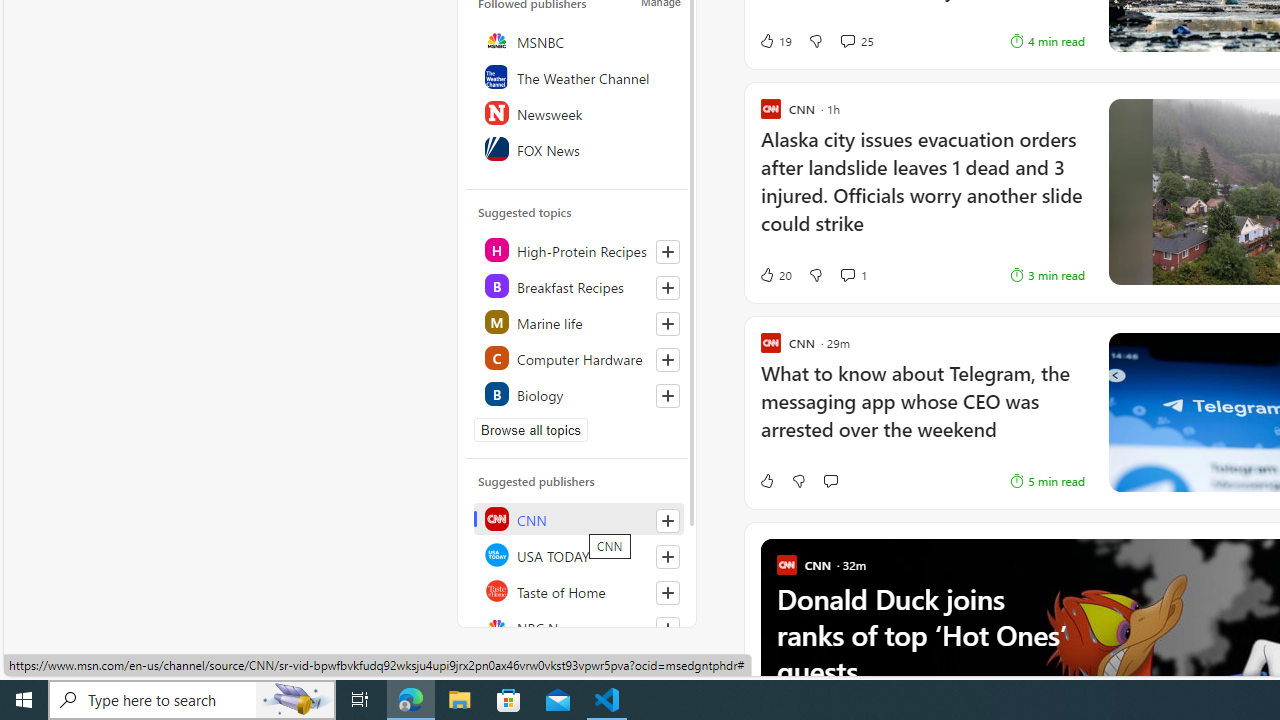  I want to click on 'Newsweek', so click(577, 113).